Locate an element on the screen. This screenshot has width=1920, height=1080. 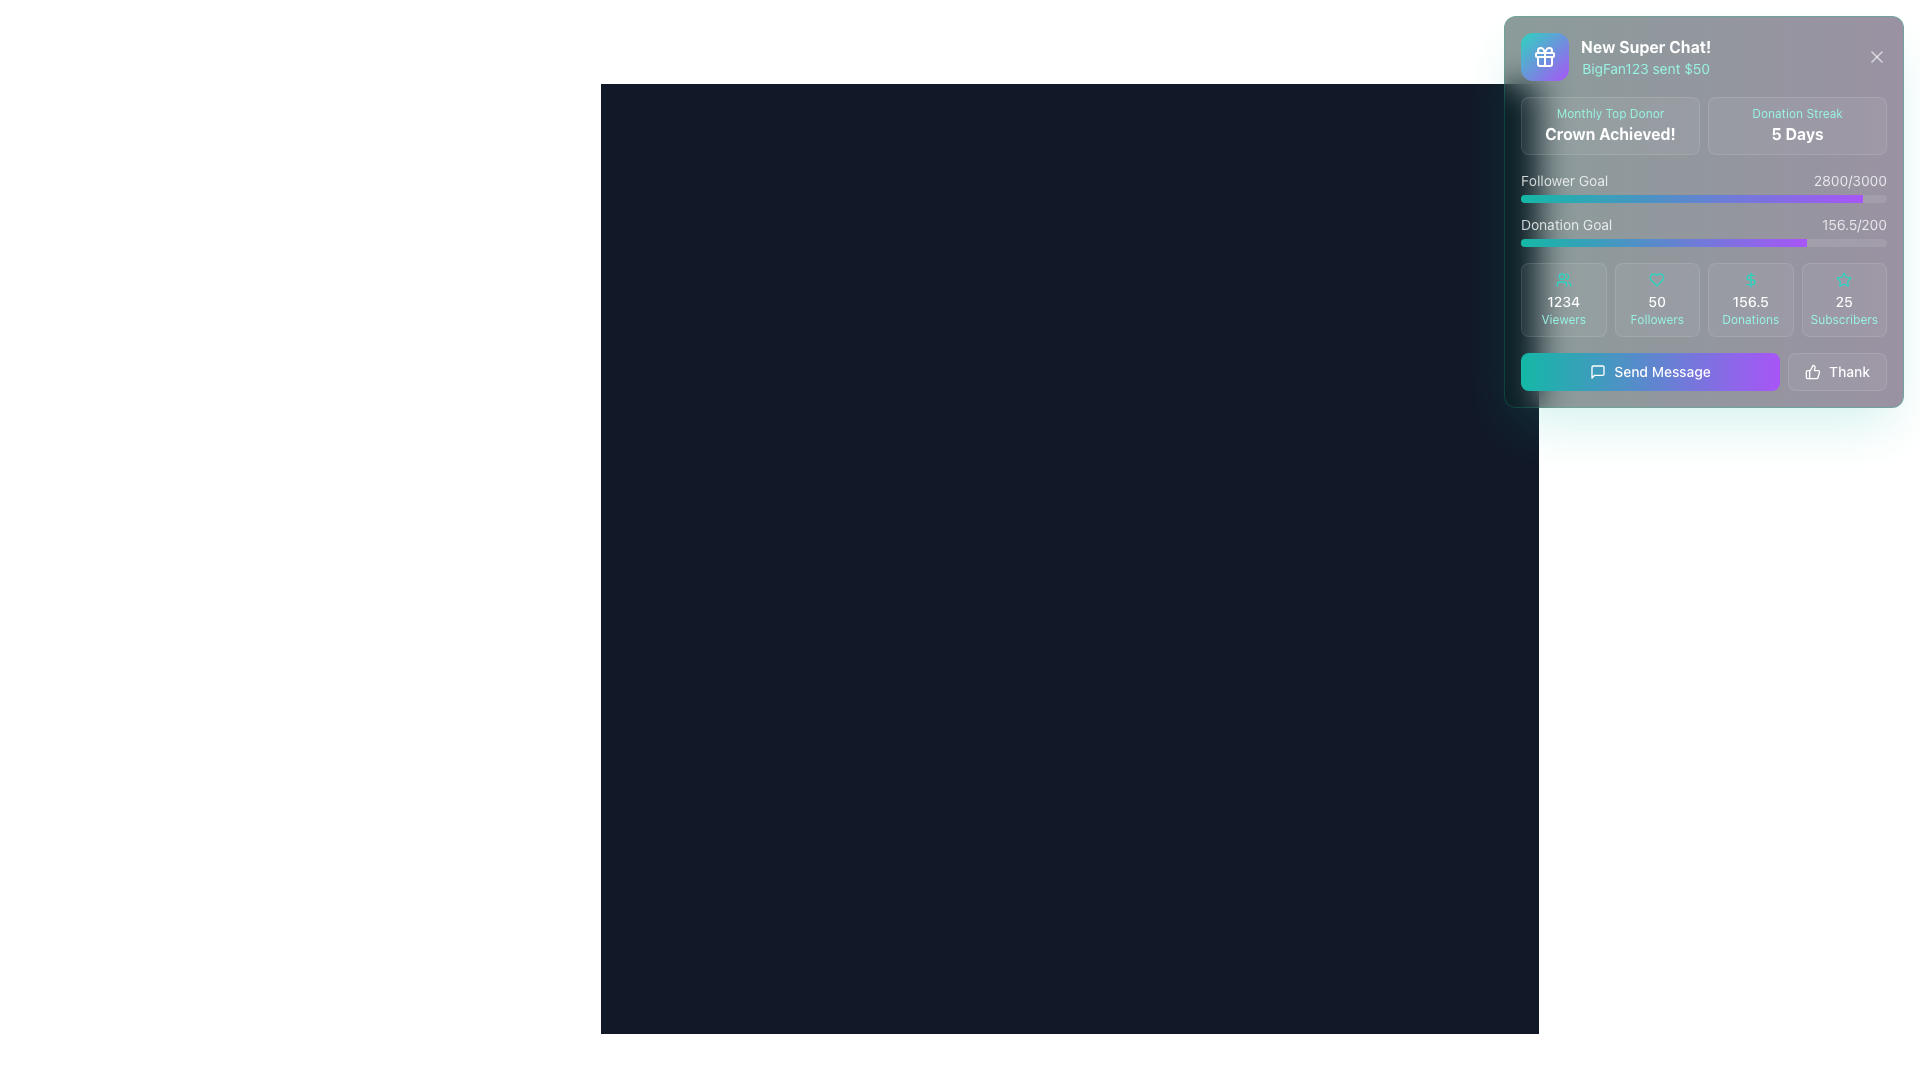
the Progress Bar that visually represents the progression of a donation goal, located beneath the text label 'Donation Goal 156.5/200.' is located at coordinates (1703, 242).